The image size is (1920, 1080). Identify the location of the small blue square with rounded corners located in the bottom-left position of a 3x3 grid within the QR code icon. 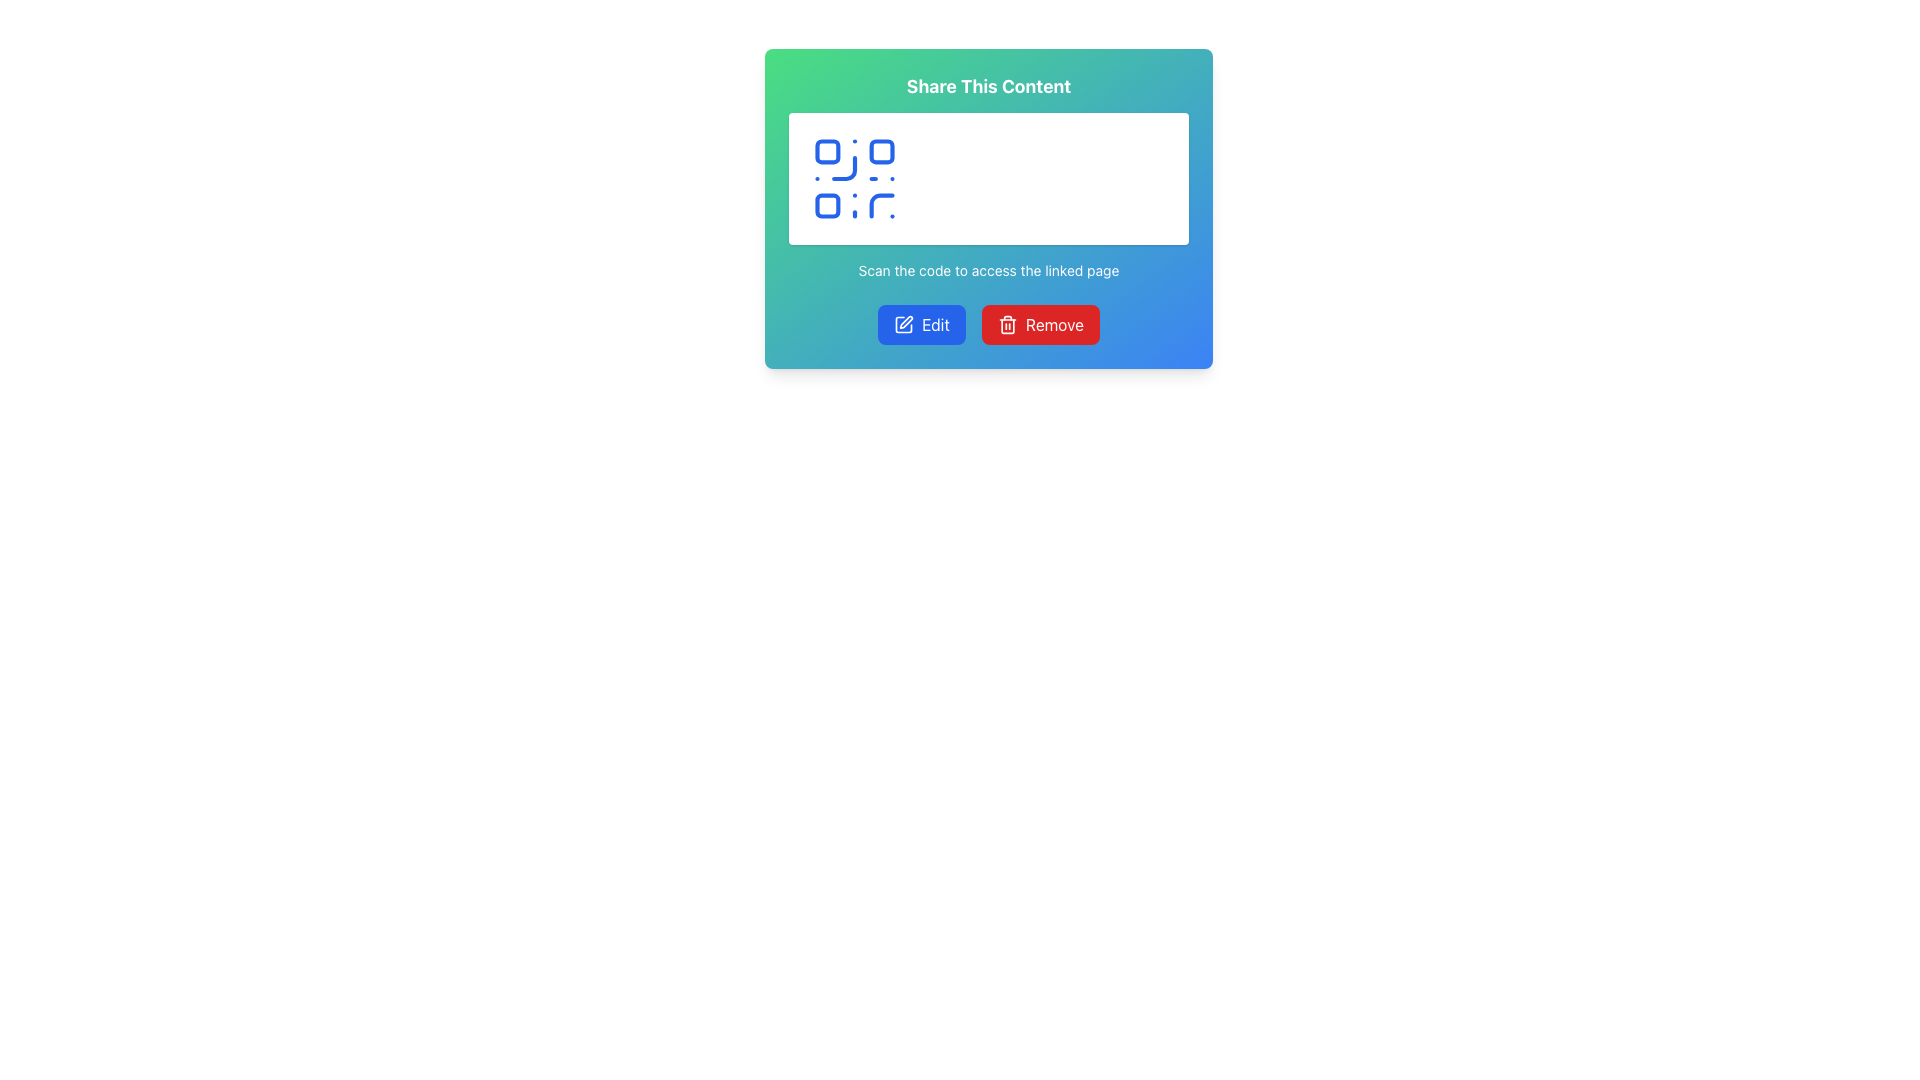
(827, 206).